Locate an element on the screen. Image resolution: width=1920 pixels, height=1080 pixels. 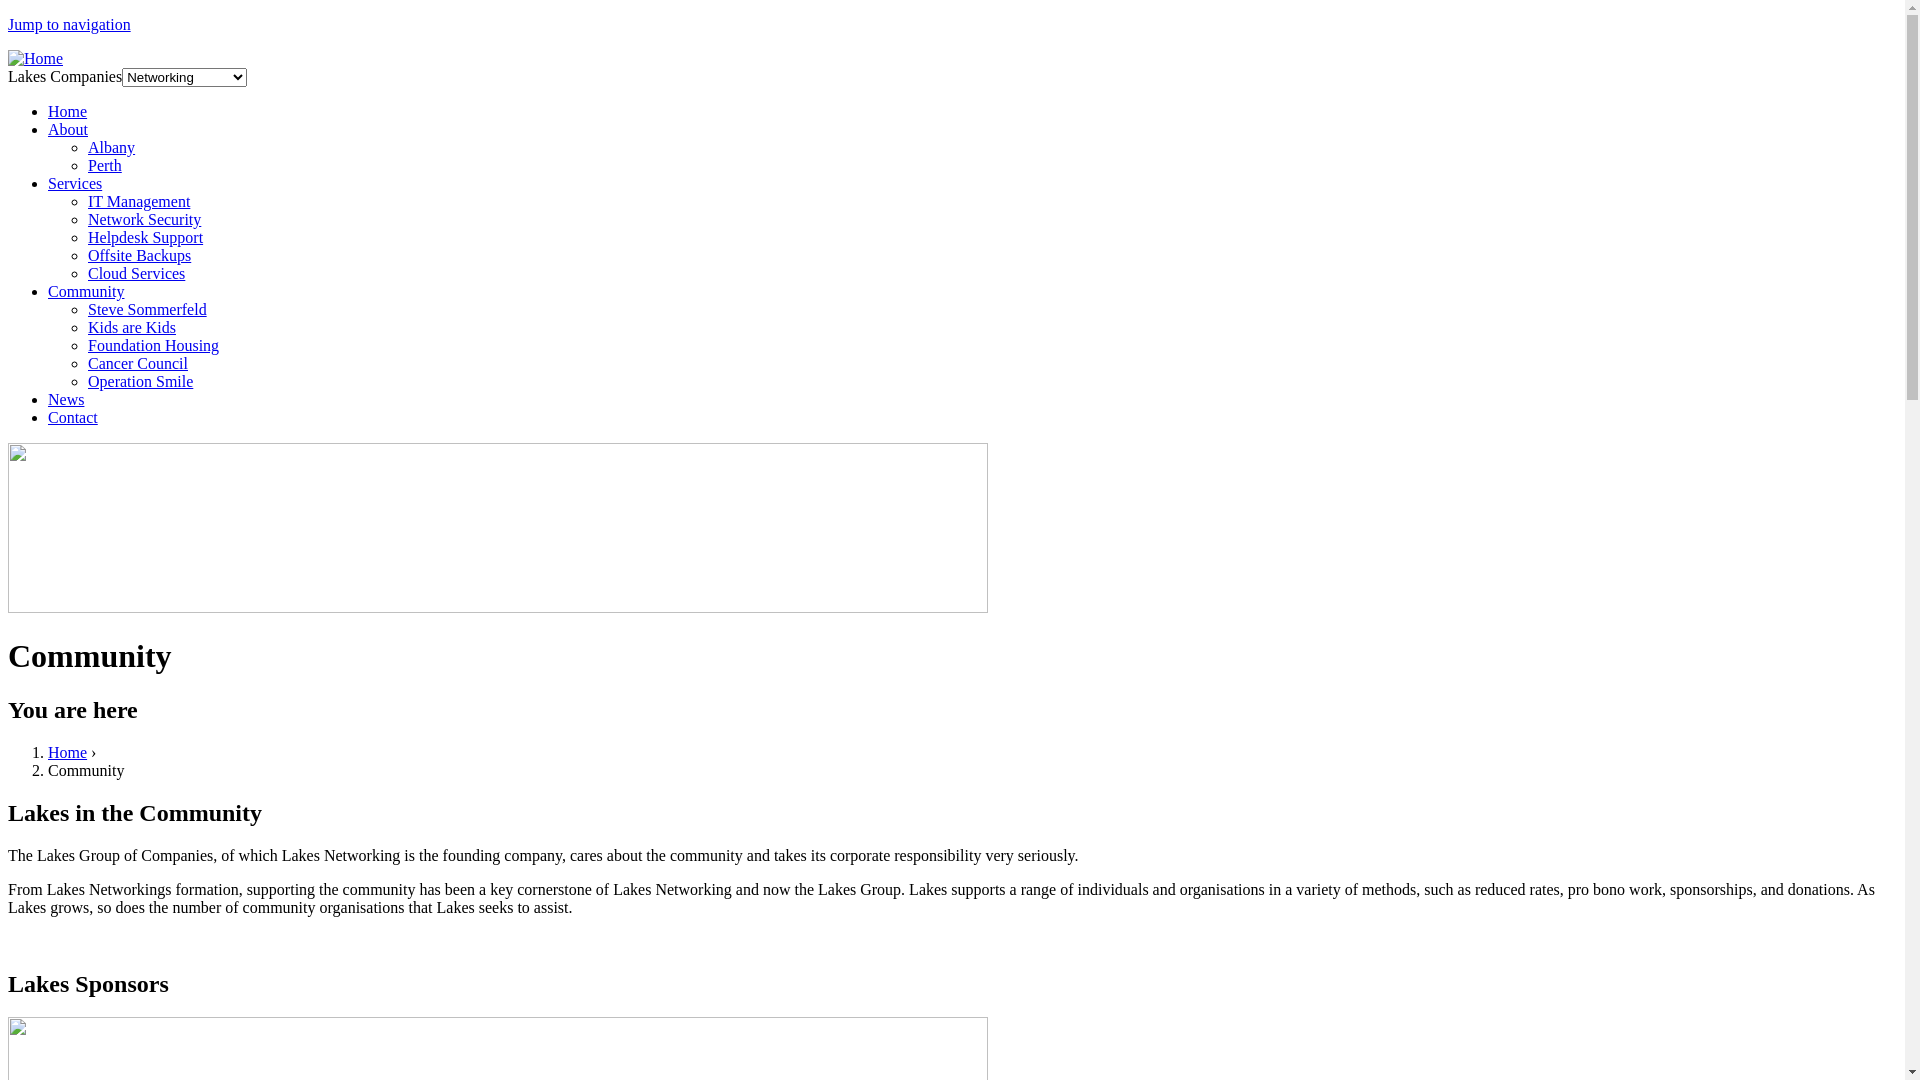
'Operation Smile' is located at coordinates (86, 381).